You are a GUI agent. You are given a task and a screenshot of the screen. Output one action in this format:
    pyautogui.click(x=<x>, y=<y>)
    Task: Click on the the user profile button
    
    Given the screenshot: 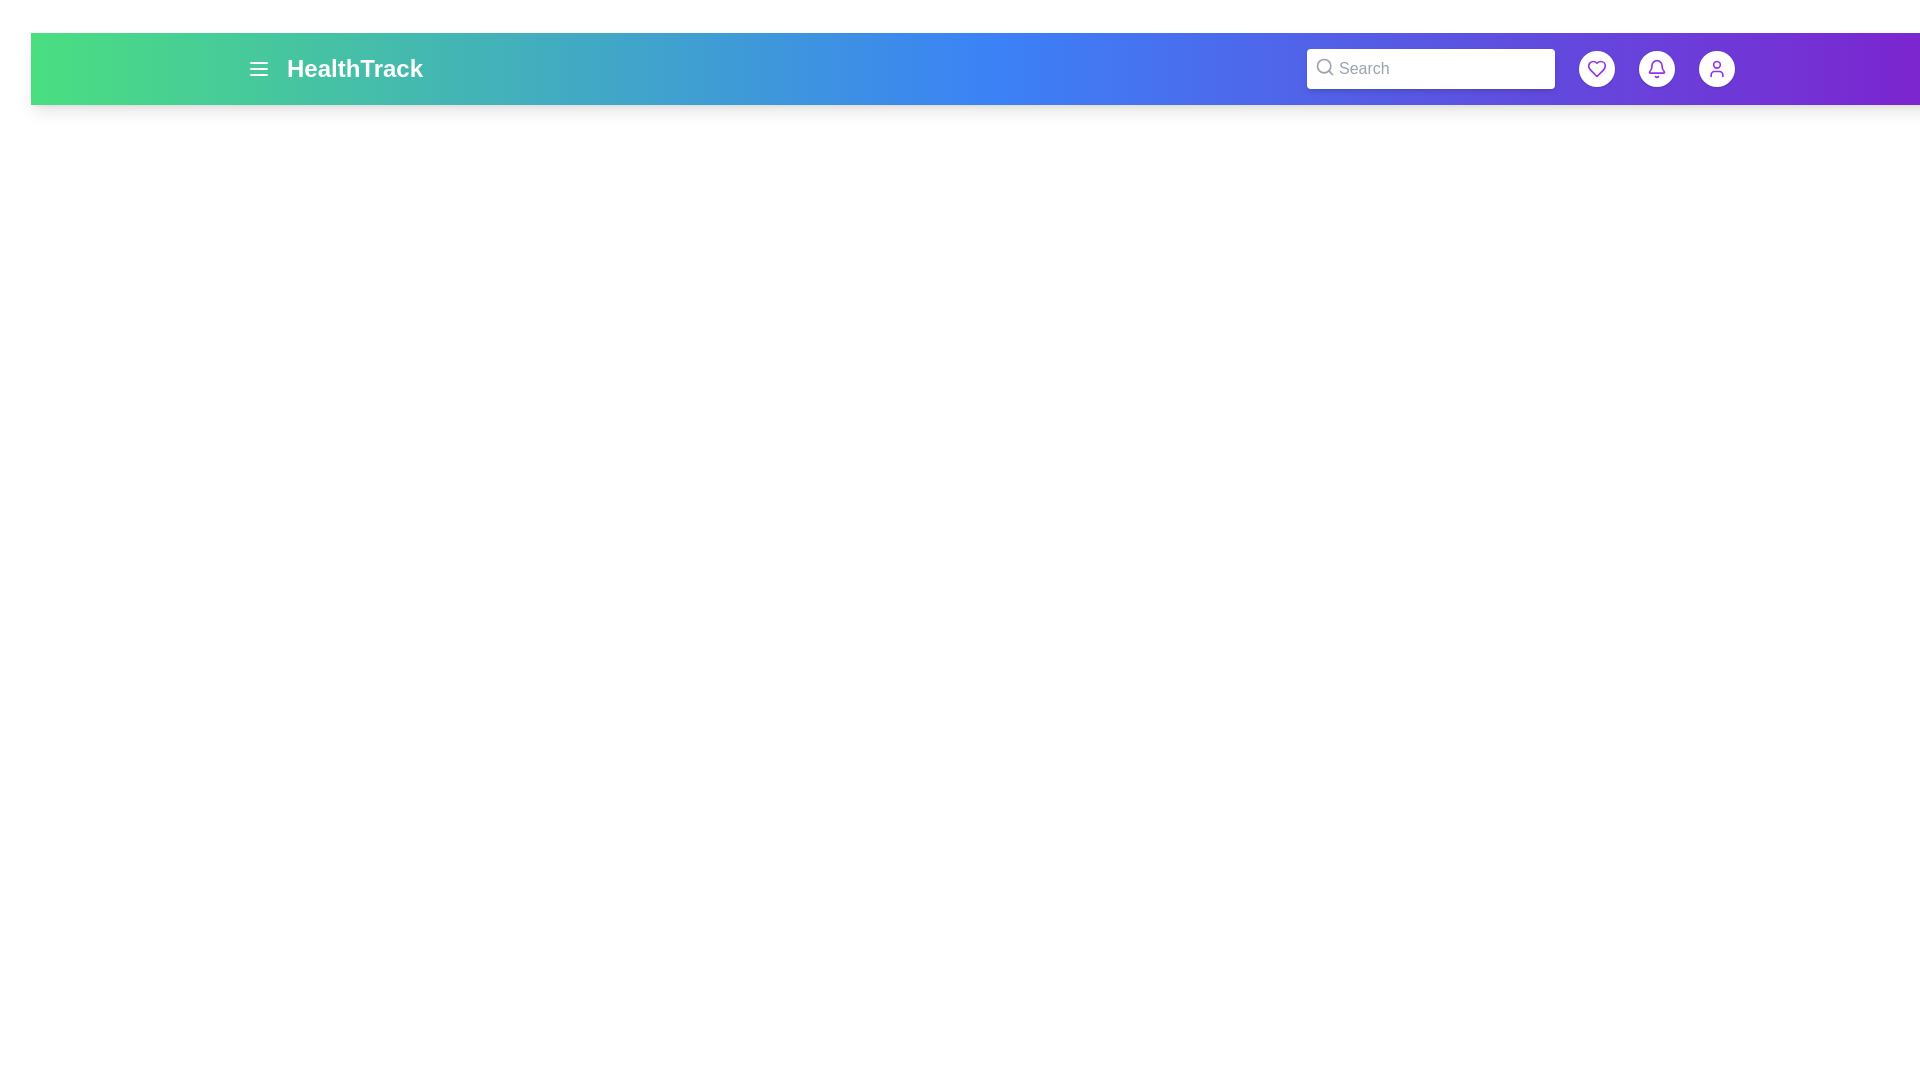 What is the action you would take?
    pyautogui.click(x=1716, y=68)
    